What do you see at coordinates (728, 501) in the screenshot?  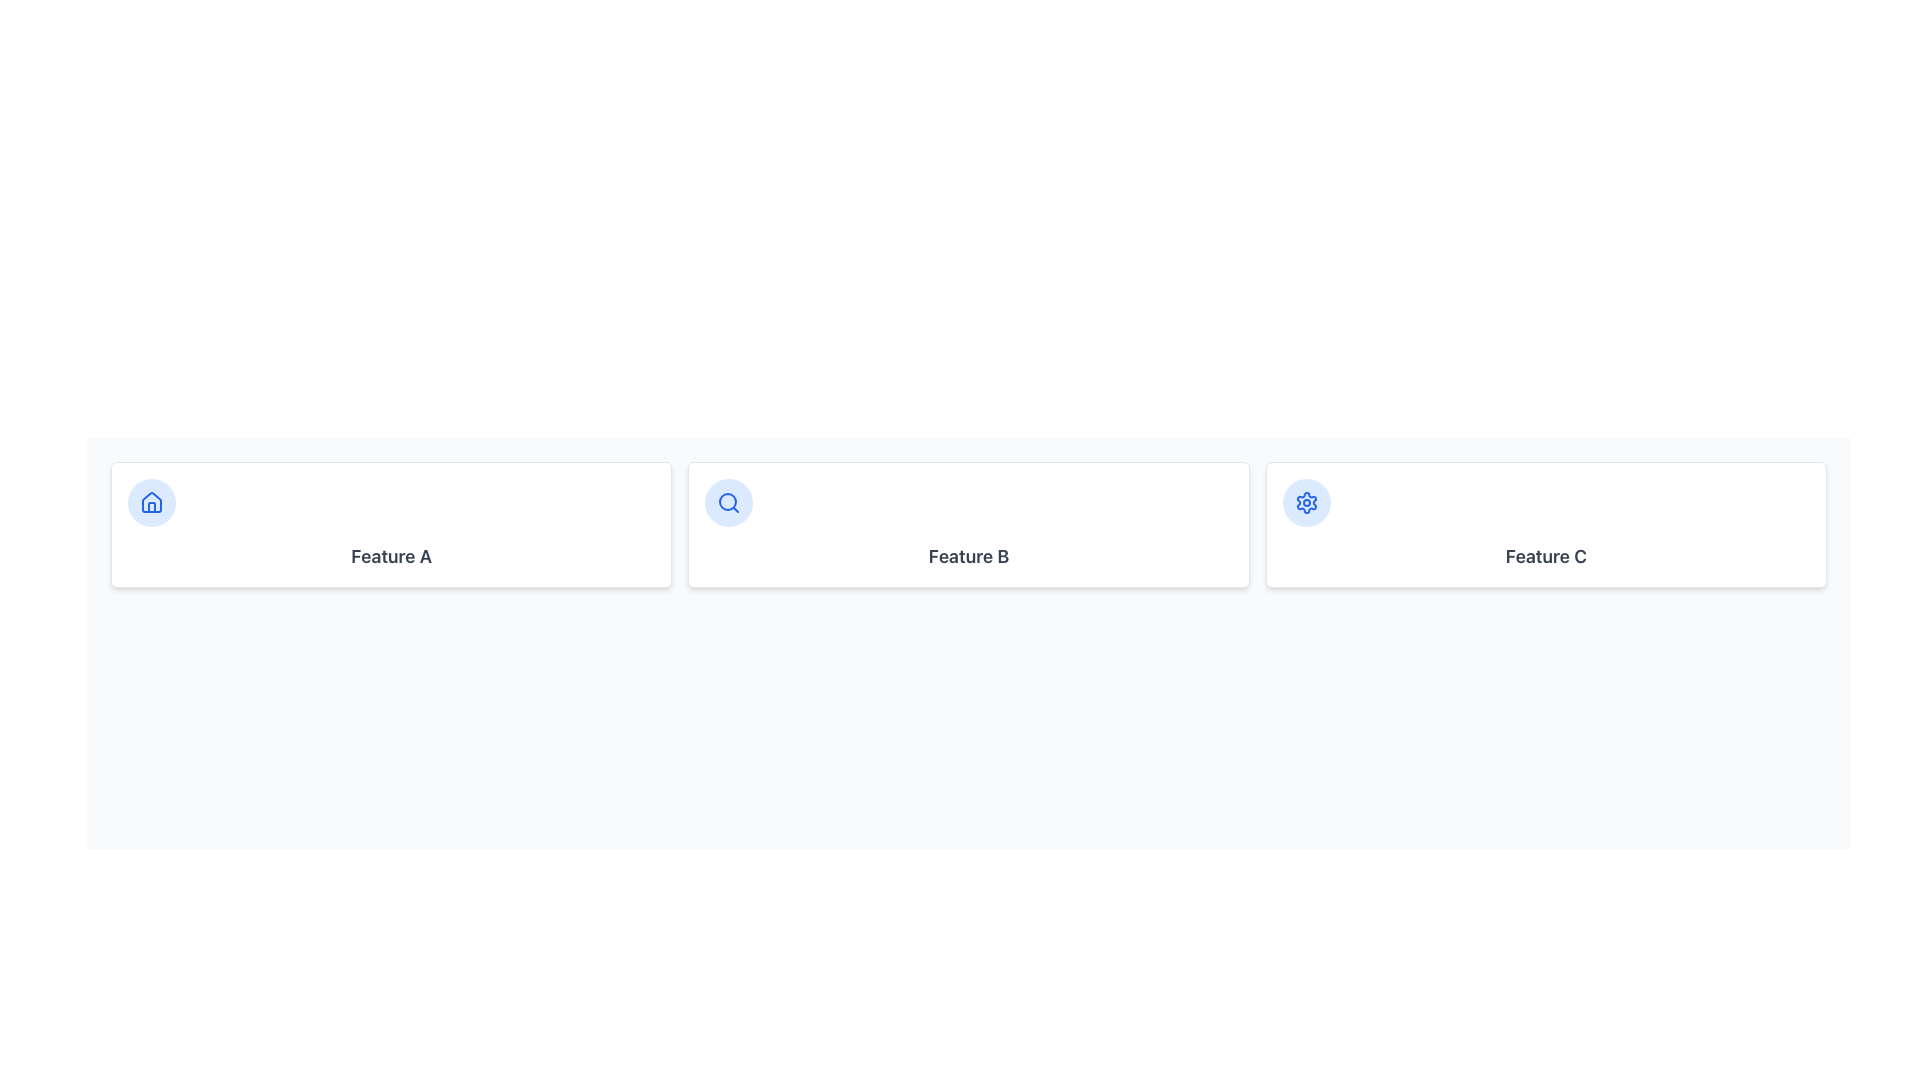 I see `the search icon located at the top center of the card labeled 'Feature B'` at bounding box center [728, 501].